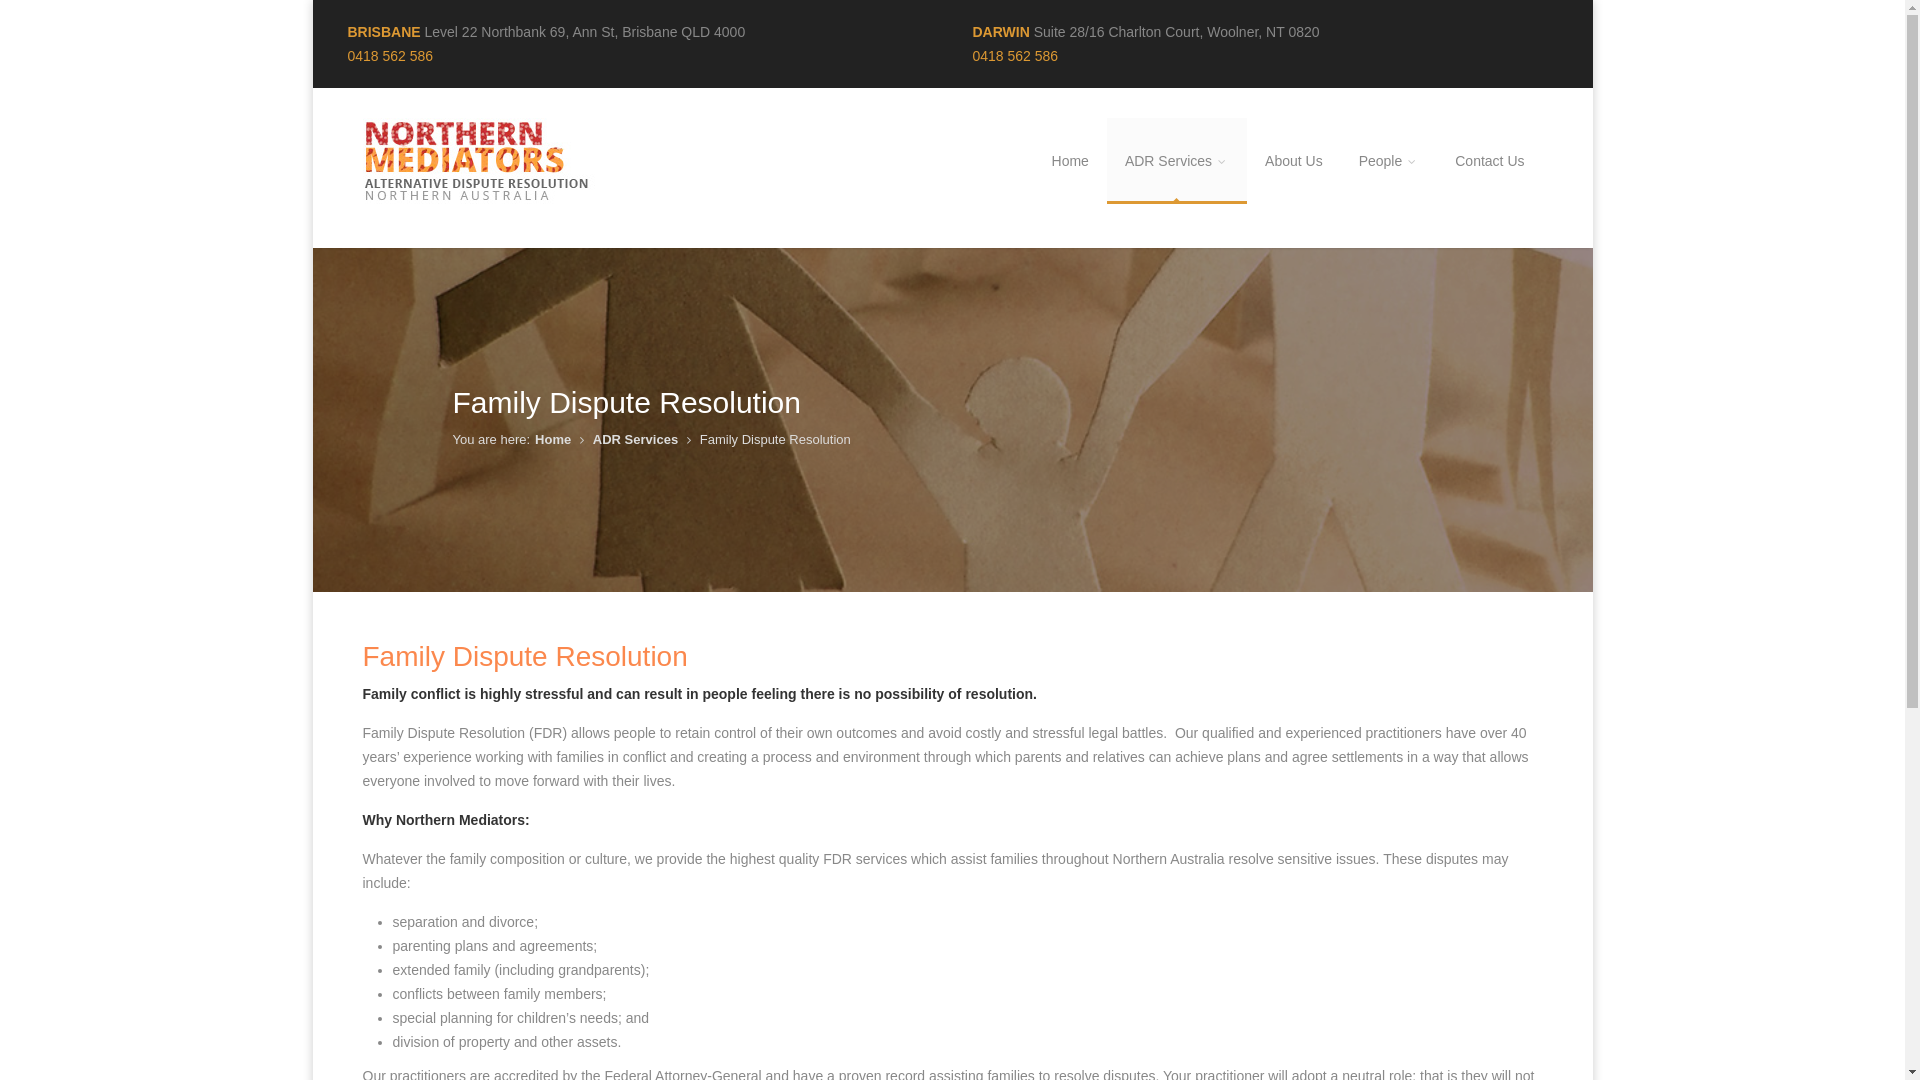  What do you see at coordinates (390, 55) in the screenshot?
I see `'0418 562 586'` at bounding box center [390, 55].